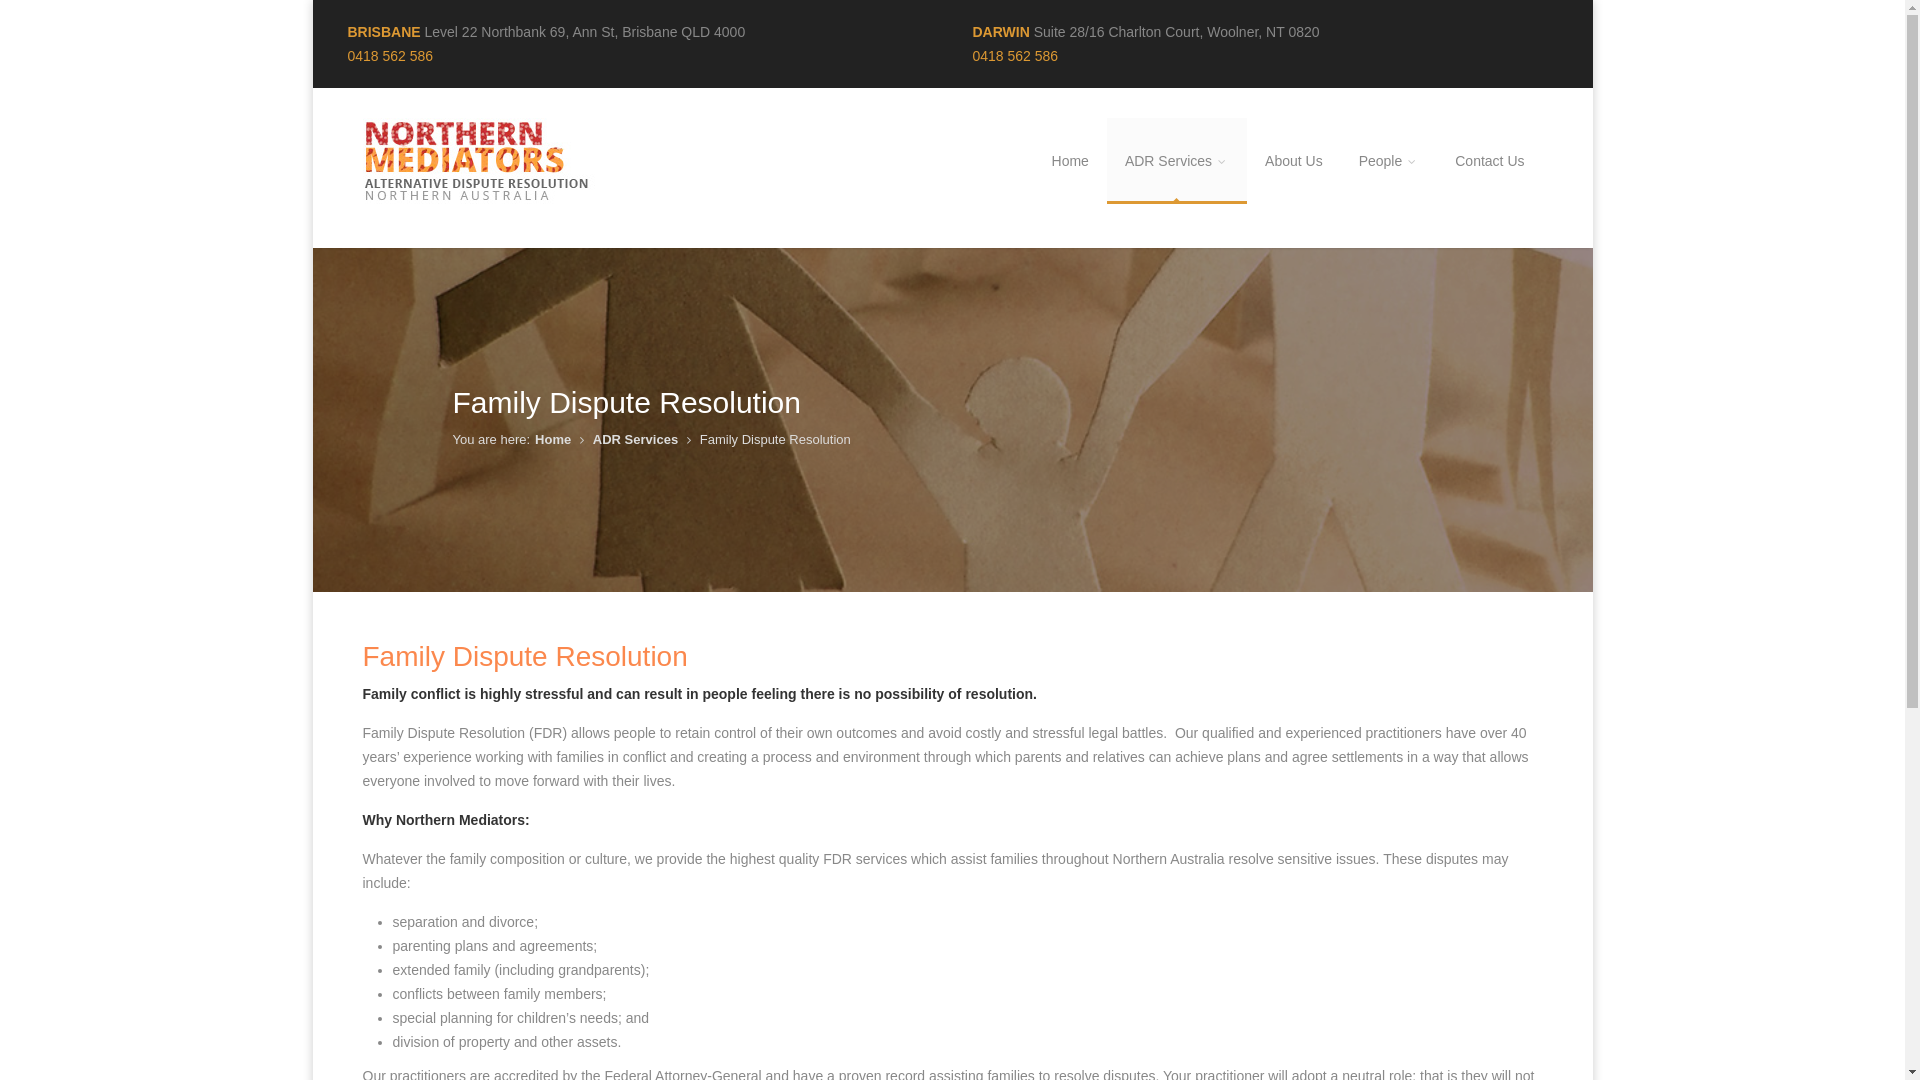  What do you see at coordinates (390, 55) in the screenshot?
I see `'0418 562 586'` at bounding box center [390, 55].